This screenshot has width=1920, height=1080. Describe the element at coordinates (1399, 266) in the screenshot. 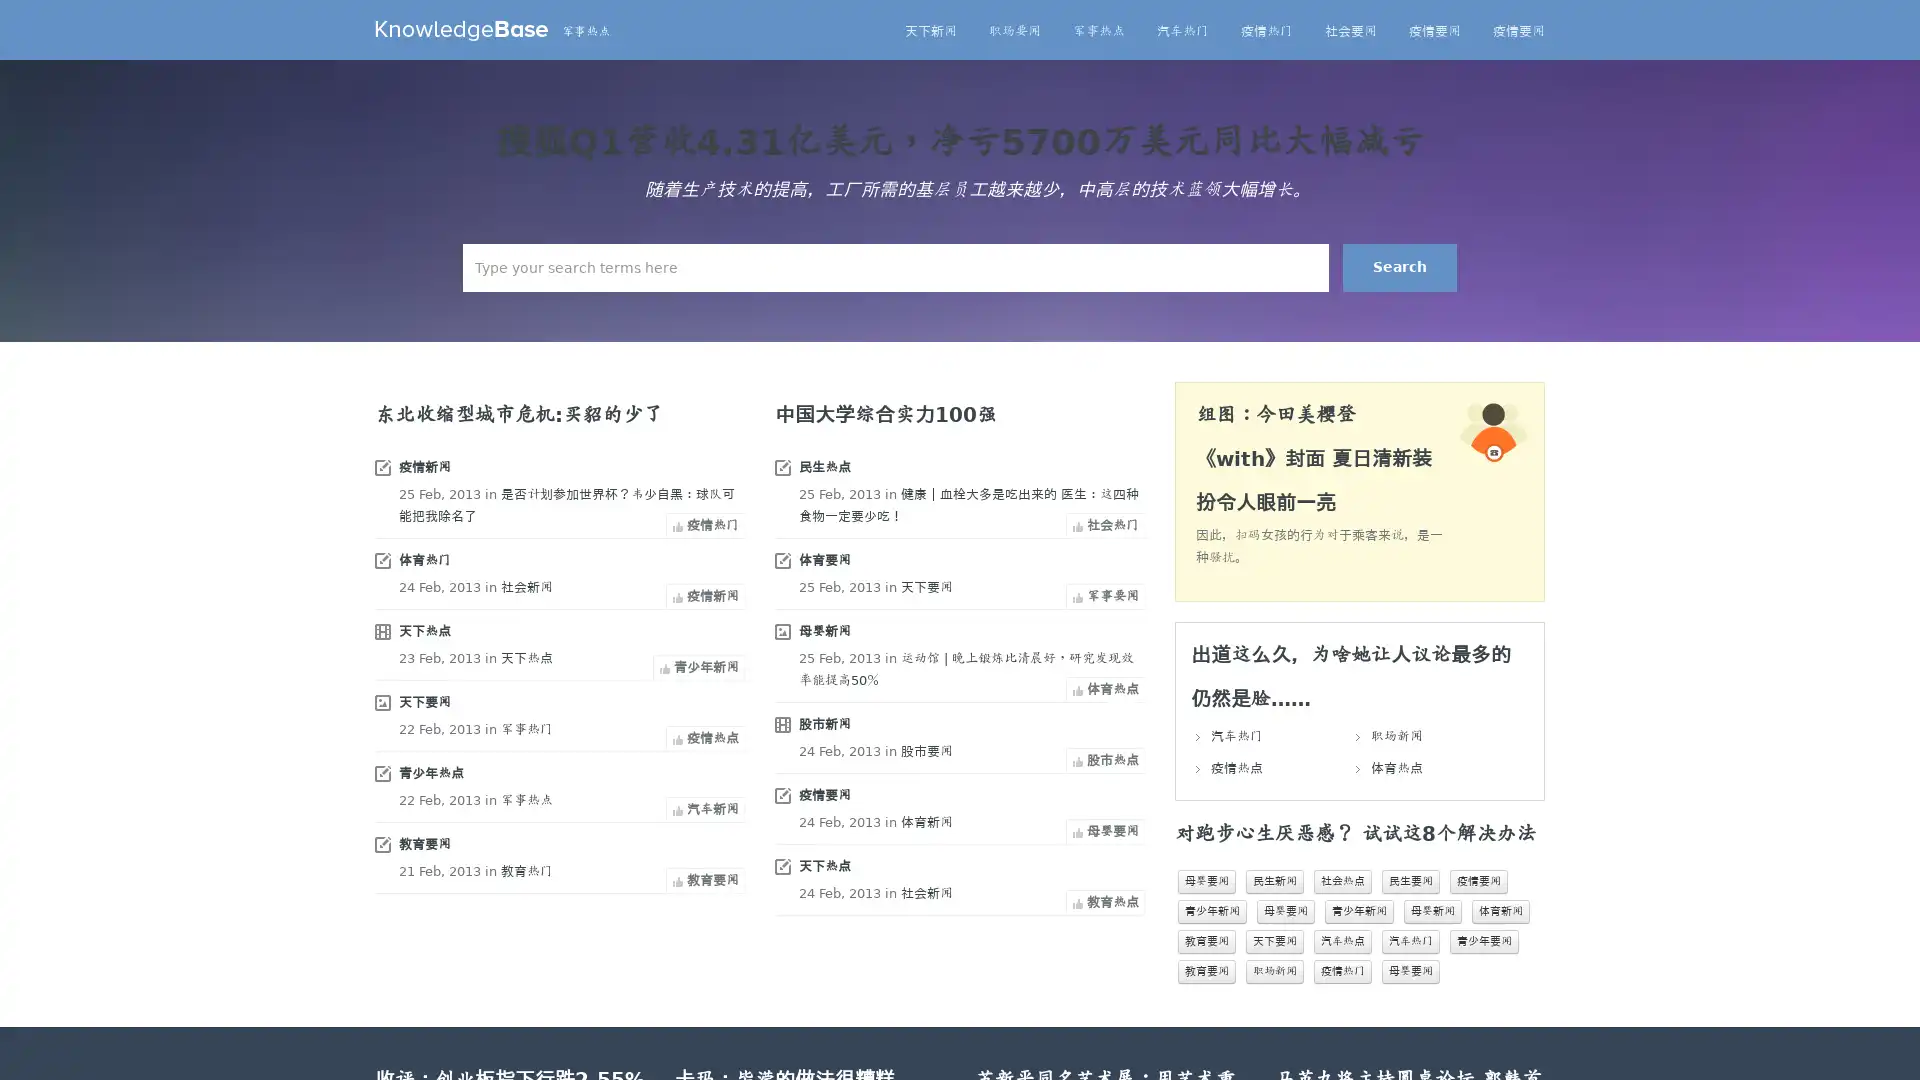

I see `Search` at that location.